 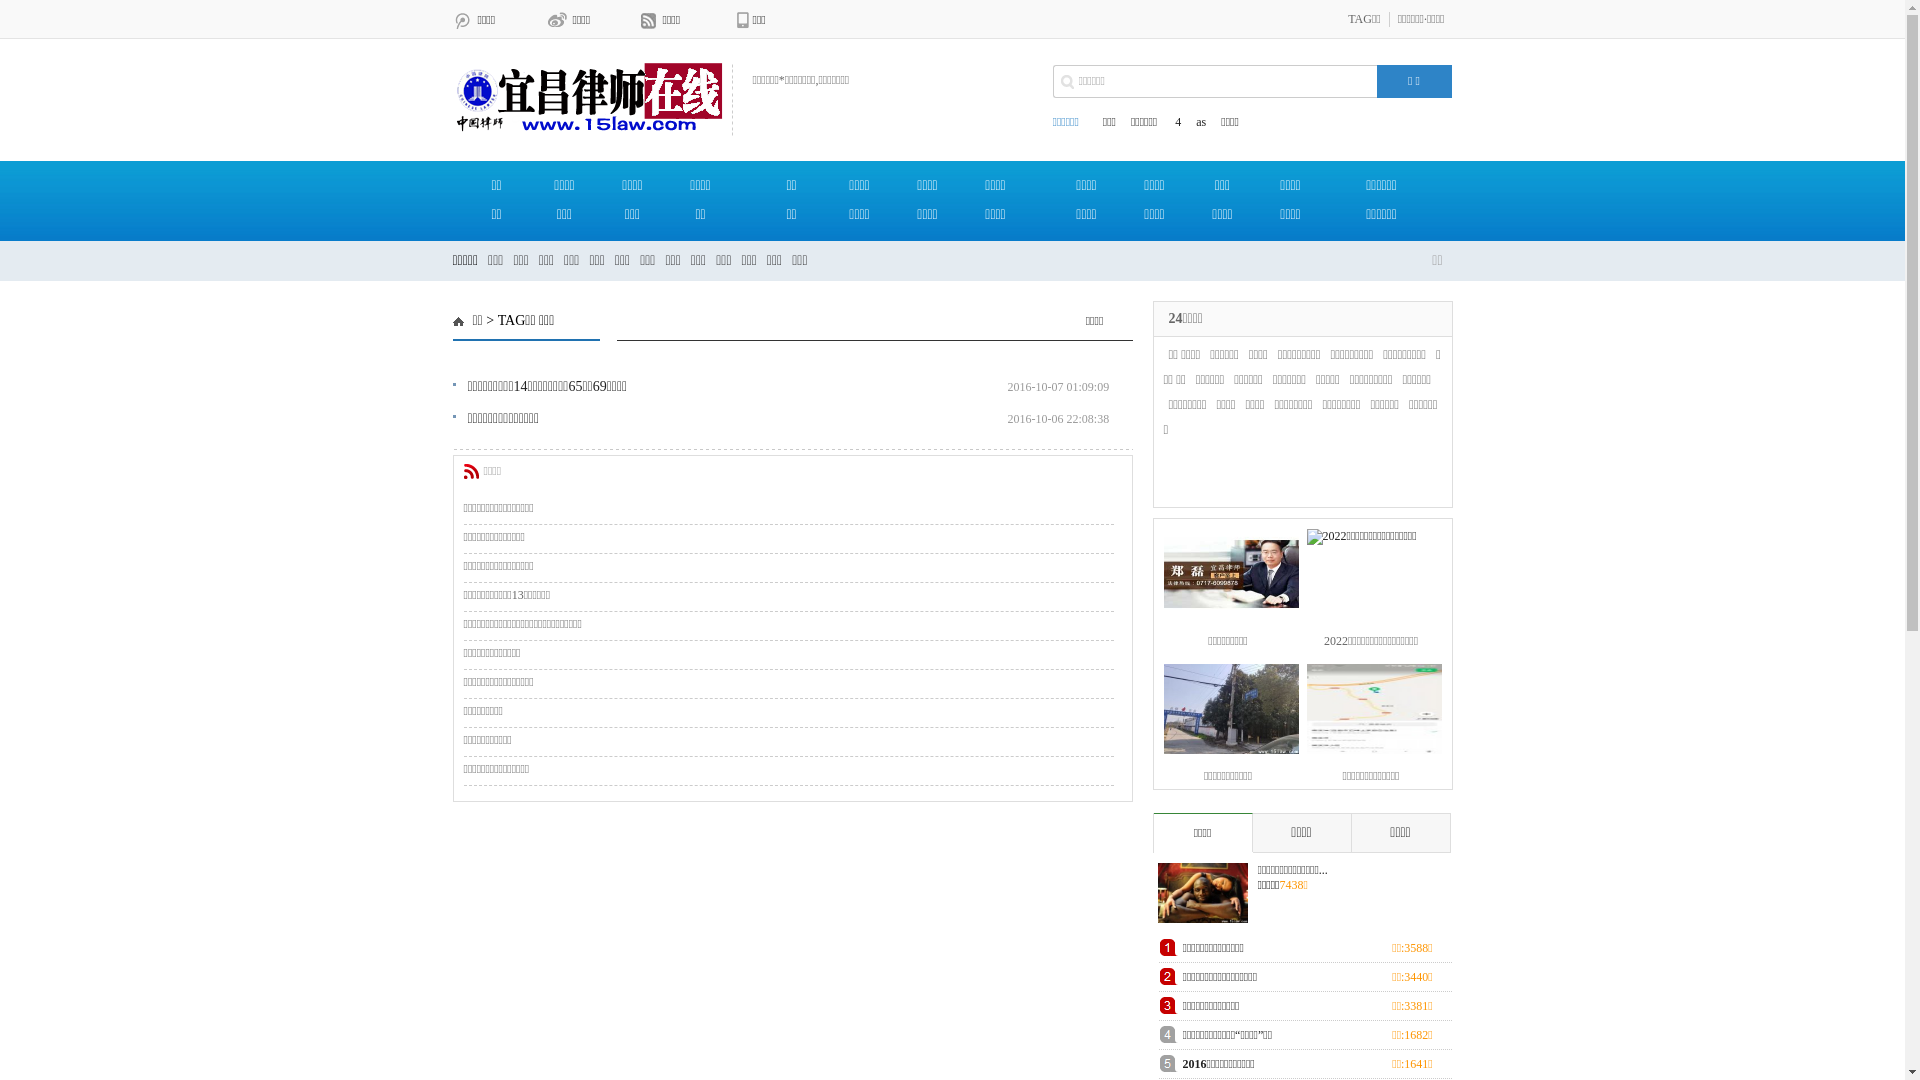 What do you see at coordinates (1176, 122) in the screenshot?
I see `'4'` at bounding box center [1176, 122].